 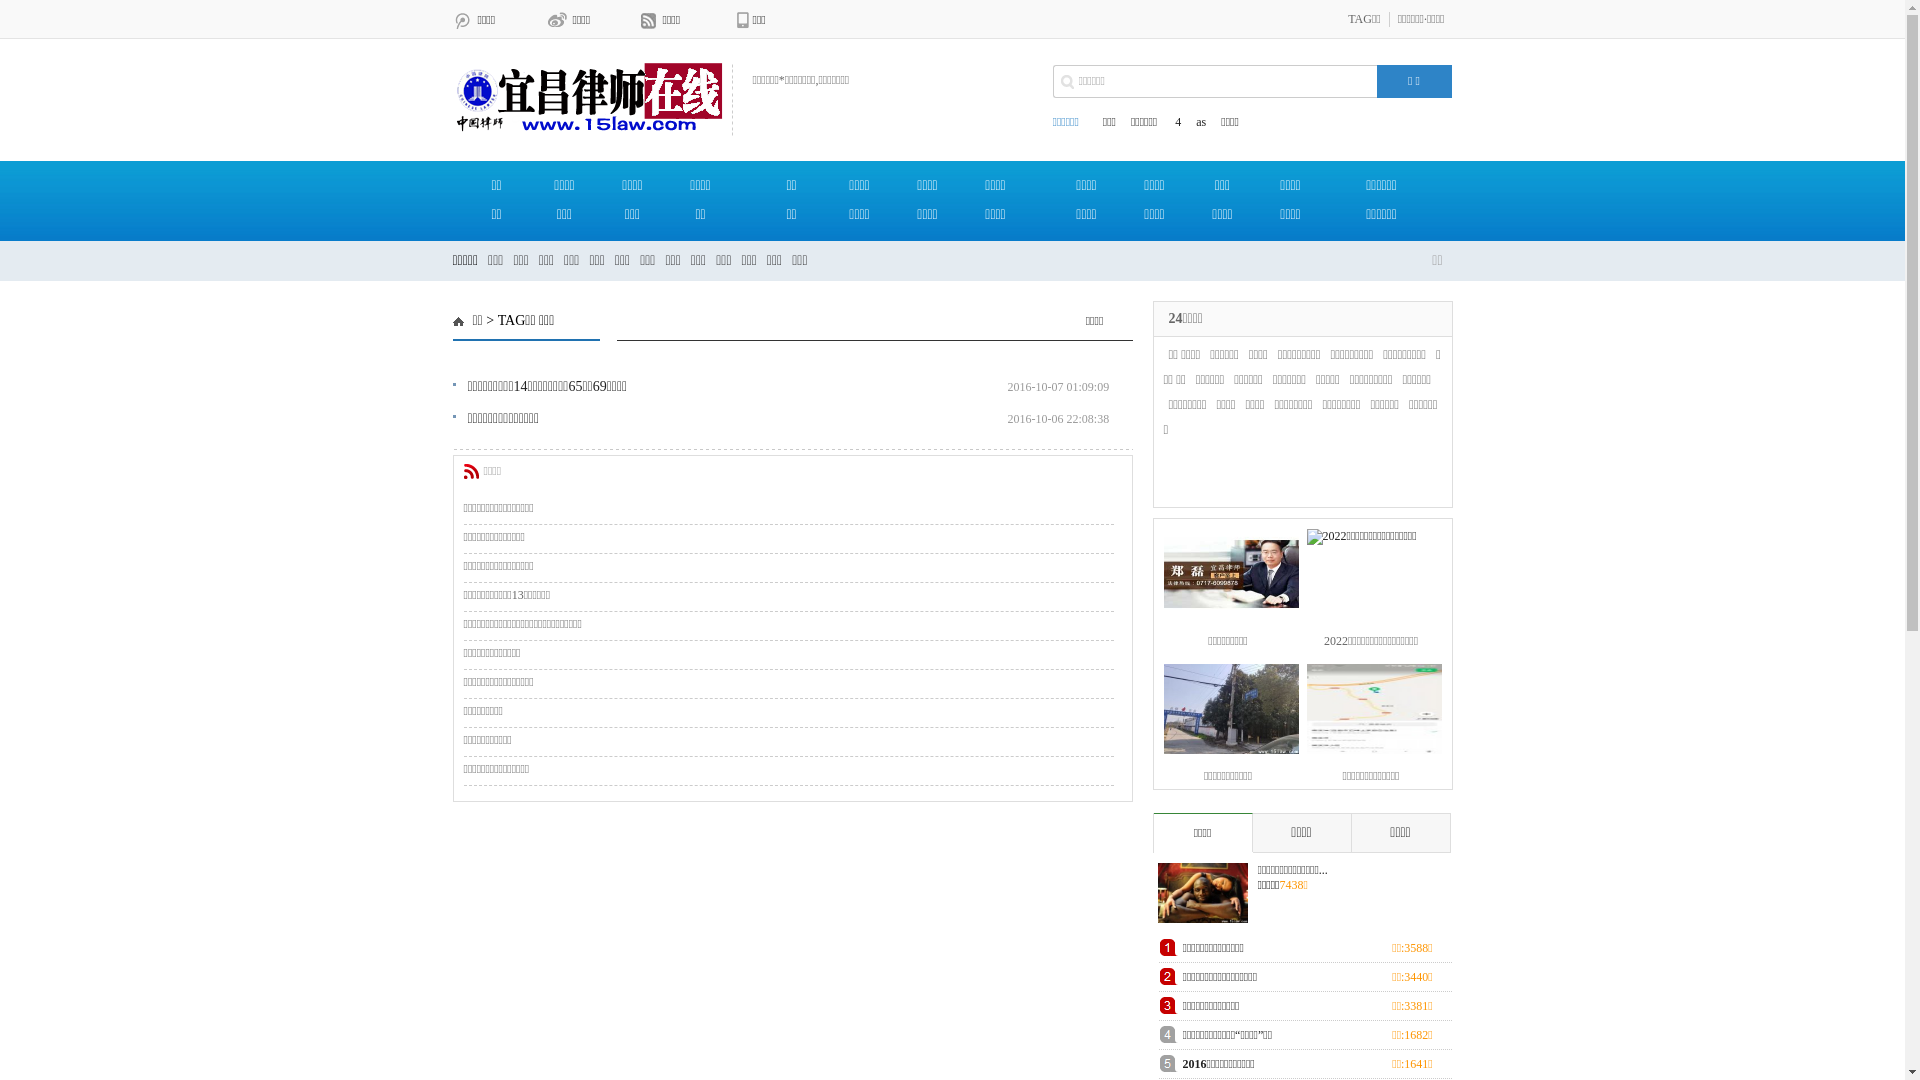 What do you see at coordinates (1176, 122) in the screenshot?
I see `'4'` at bounding box center [1176, 122].